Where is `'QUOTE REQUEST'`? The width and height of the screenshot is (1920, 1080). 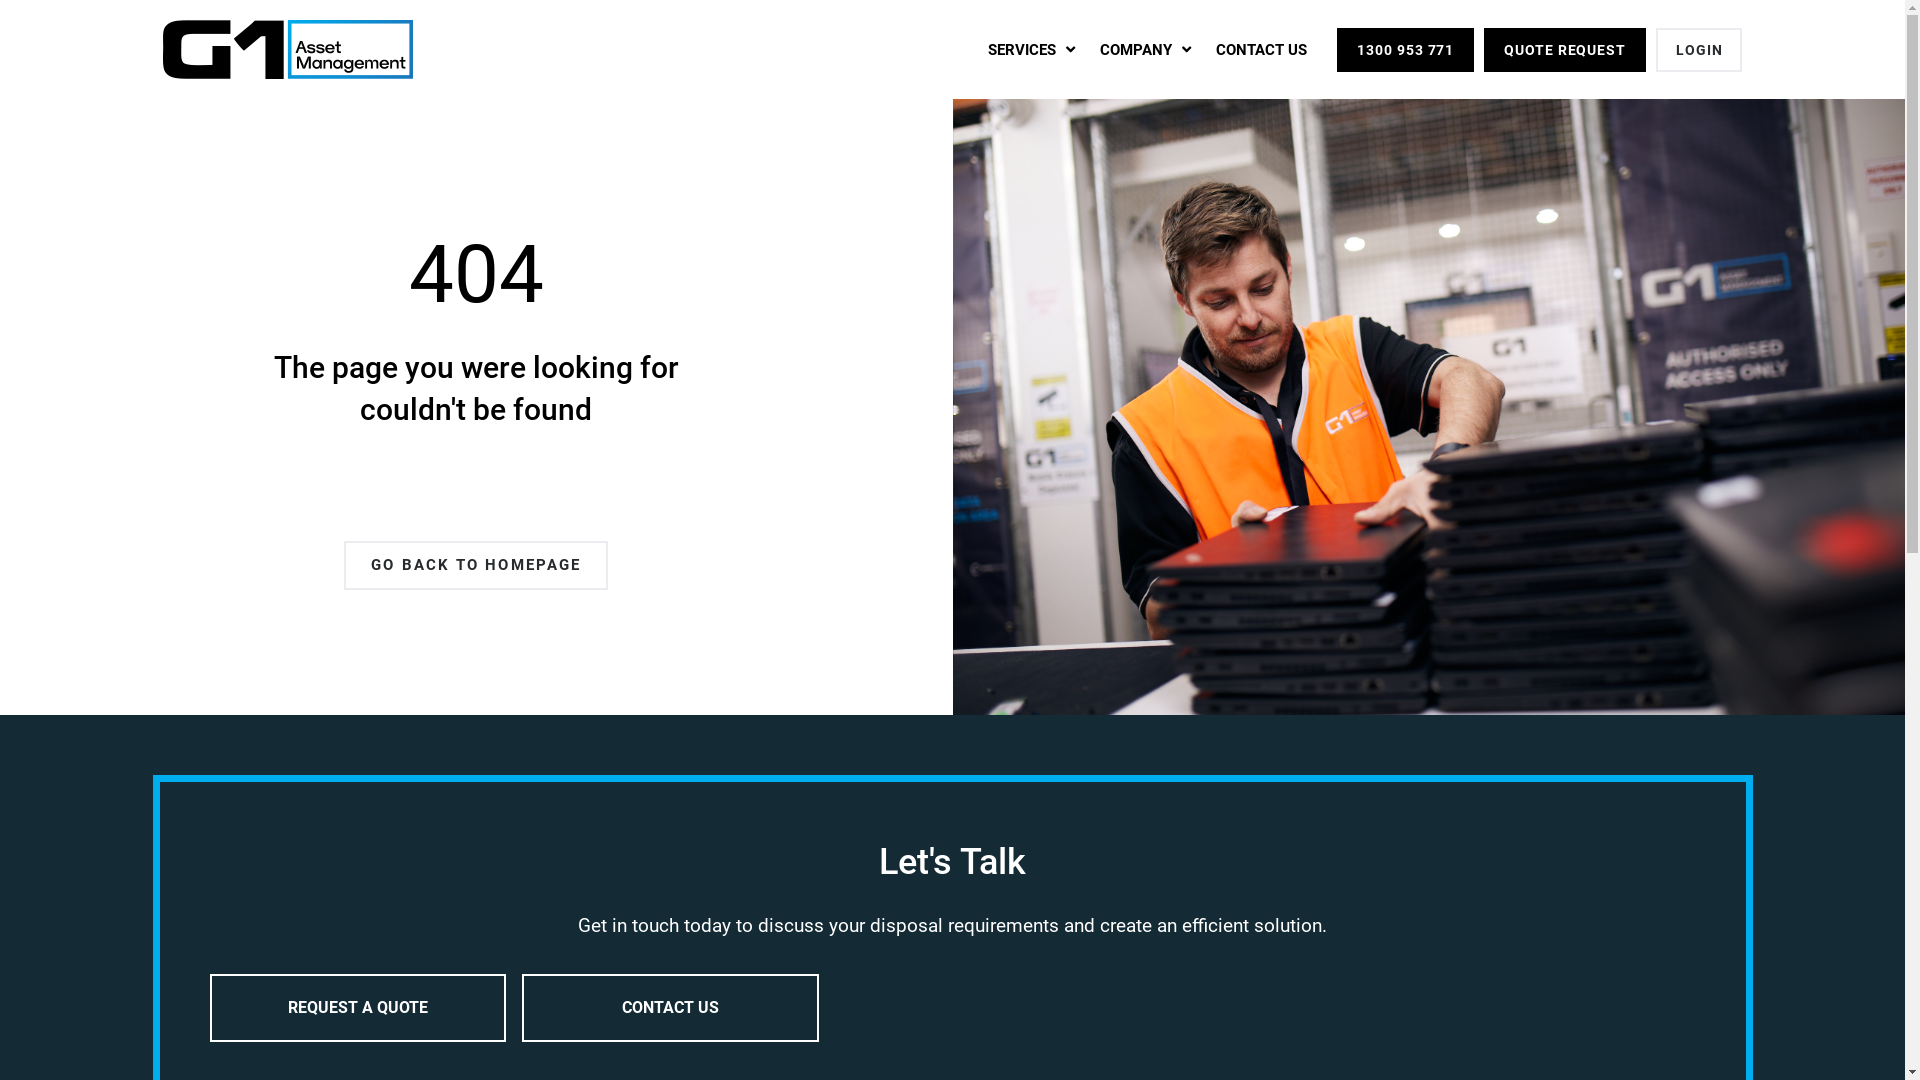 'QUOTE REQUEST' is located at coordinates (1563, 49).